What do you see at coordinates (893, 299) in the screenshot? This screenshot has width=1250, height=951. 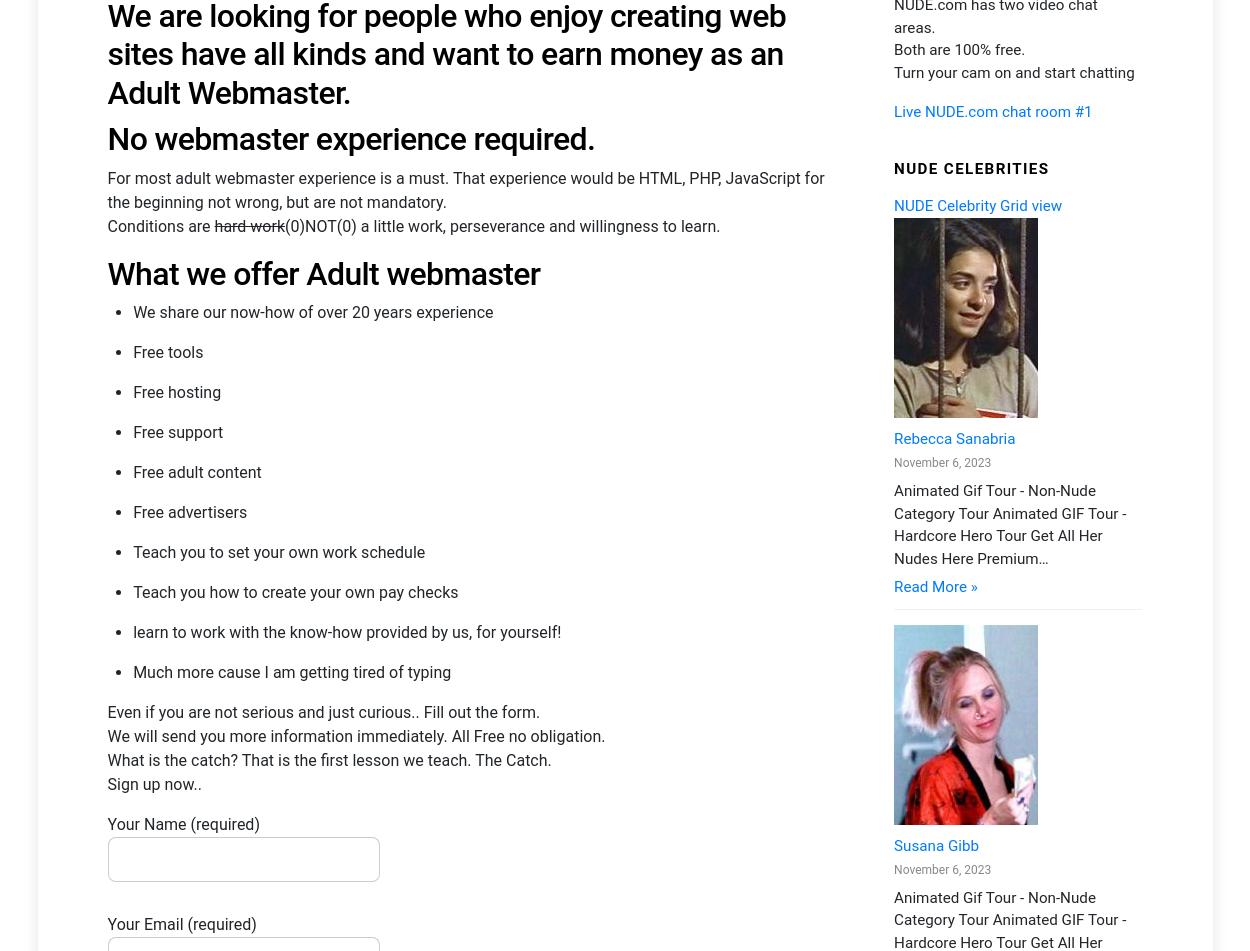 I see `'Animated Gif Tour - Non-Nude Category Tour Animated GIF Tour - Hardcore Hero Tour Get All Her Nudes Here Premium…'` at bounding box center [893, 299].